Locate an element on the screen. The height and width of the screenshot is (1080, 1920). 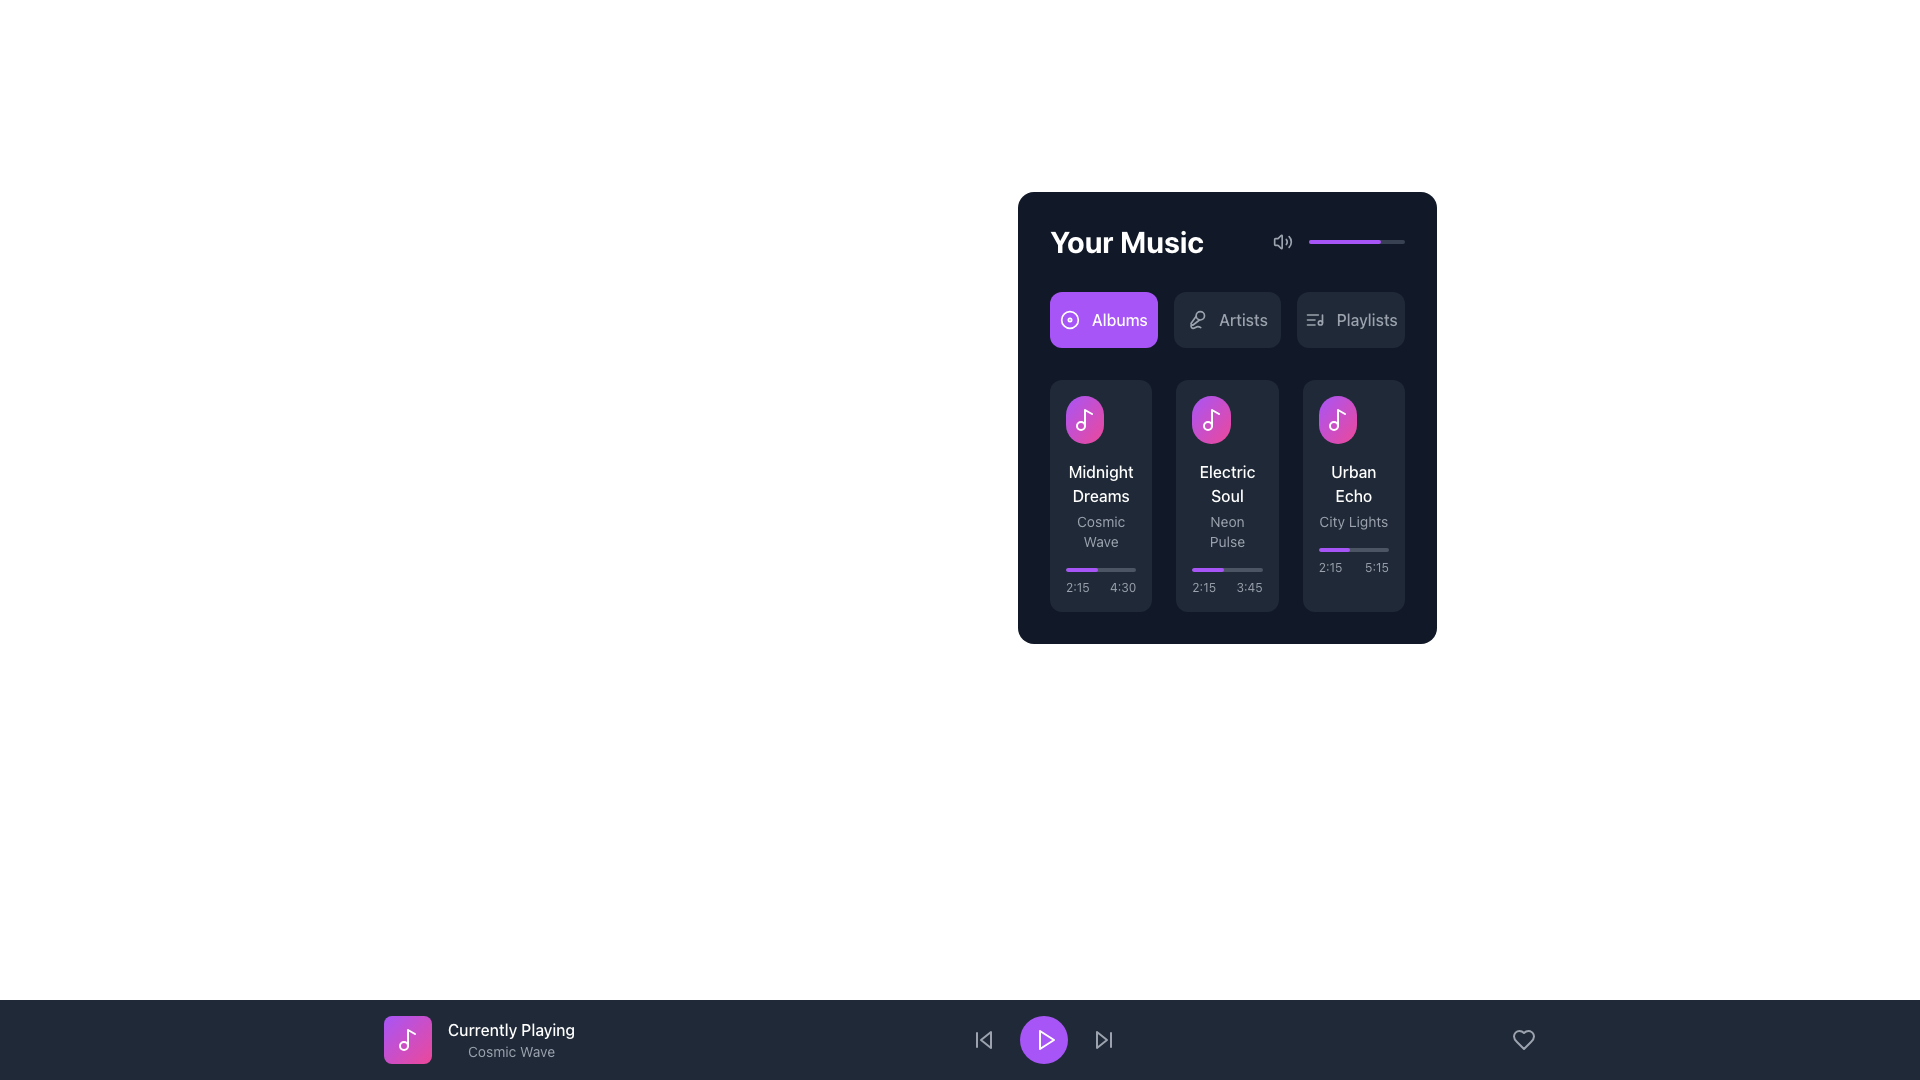
the text label displaying 'Neon Pulse', which is a gray, small-font text located below the bold title 'Electric Soul' within a dark rectangular card is located at coordinates (1226, 531).